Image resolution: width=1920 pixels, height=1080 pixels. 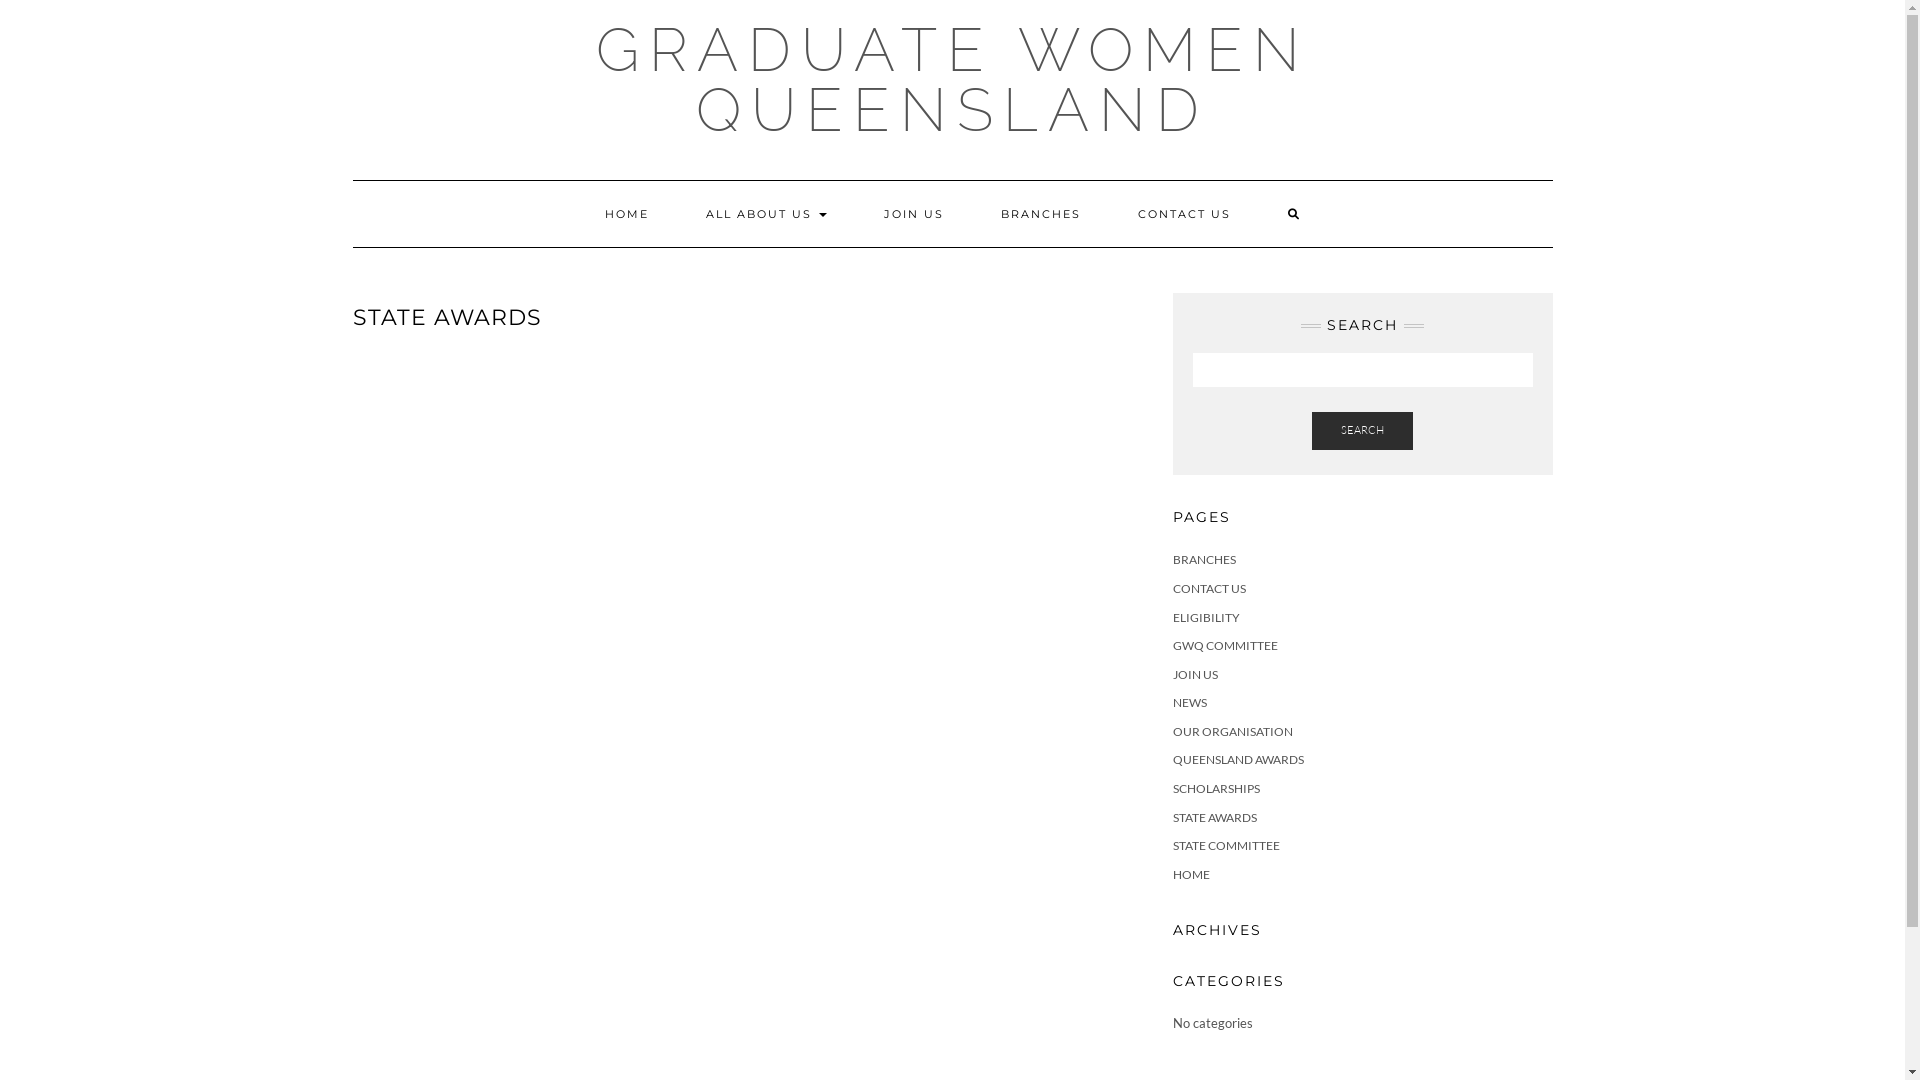 I want to click on 'ELIGIBILITY', so click(x=1171, y=616).